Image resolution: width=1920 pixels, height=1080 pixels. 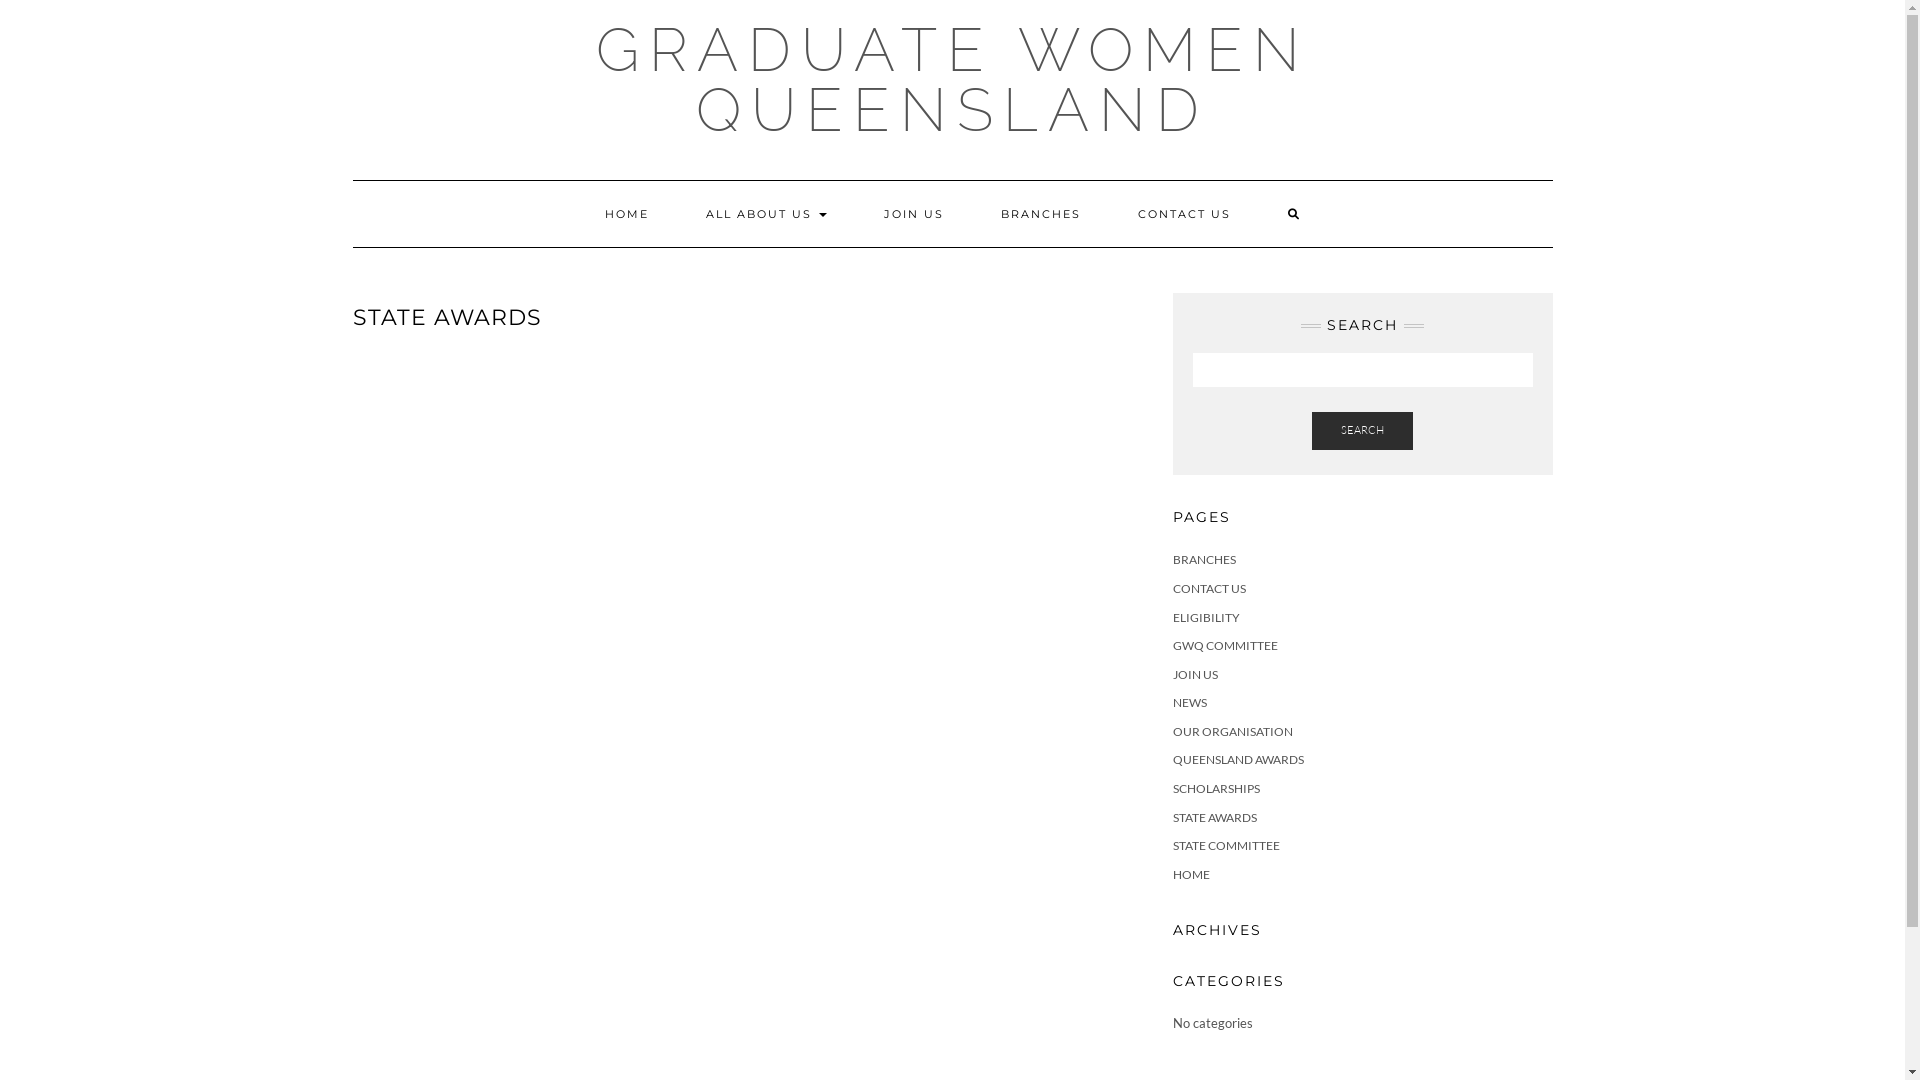 I want to click on 'ELIGIBILITY', so click(x=1171, y=616).